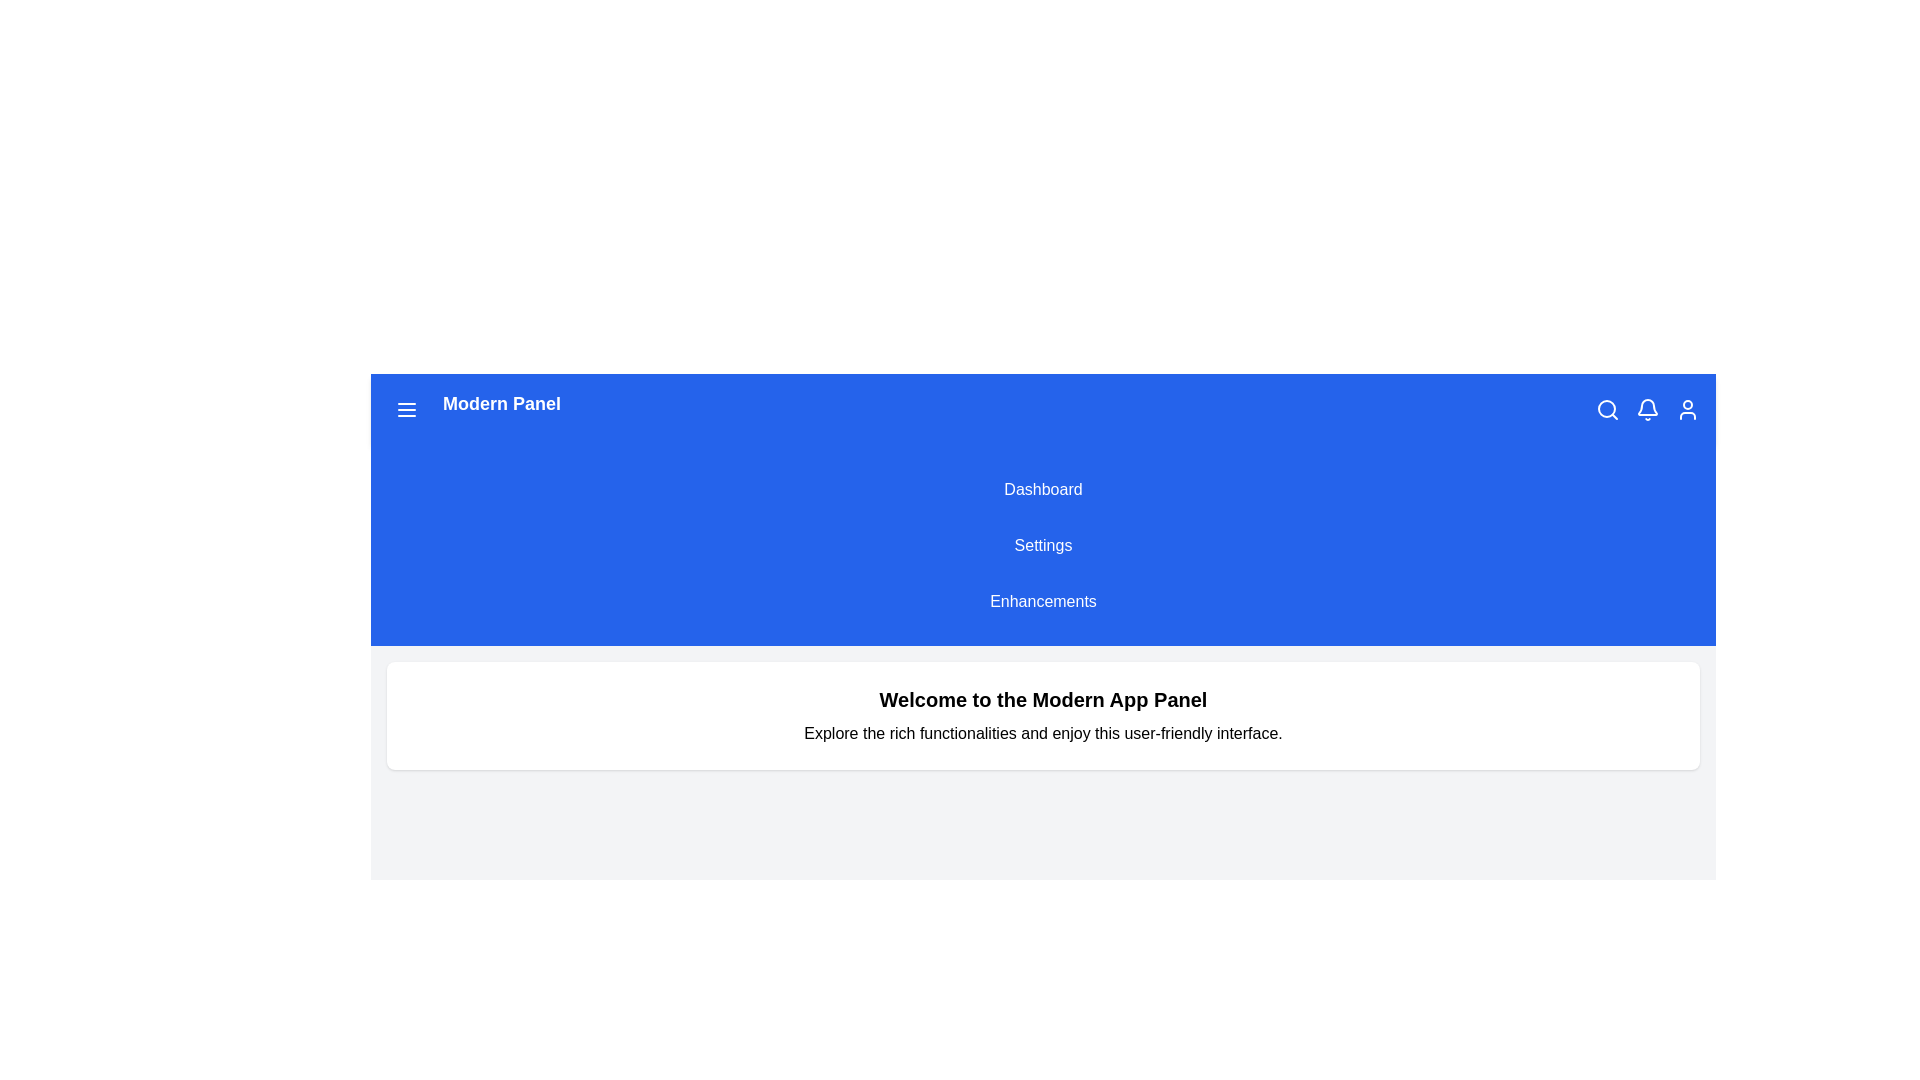  What do you see at coordinates (406, 408) in the screenshot?
I see `the menu button to toggle the visibility of the menu` at bounding box center [406, 408].